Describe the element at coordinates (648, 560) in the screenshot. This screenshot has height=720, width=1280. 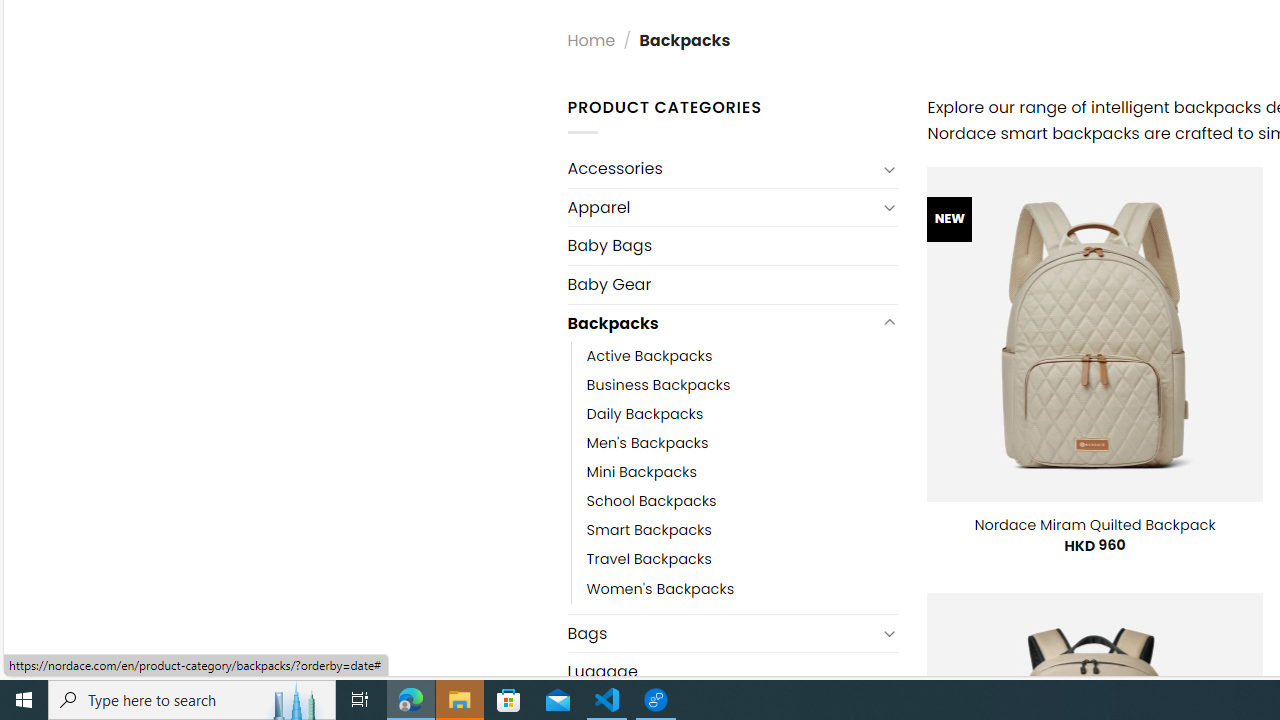
I see `'Travel Backpacks'` at that location.